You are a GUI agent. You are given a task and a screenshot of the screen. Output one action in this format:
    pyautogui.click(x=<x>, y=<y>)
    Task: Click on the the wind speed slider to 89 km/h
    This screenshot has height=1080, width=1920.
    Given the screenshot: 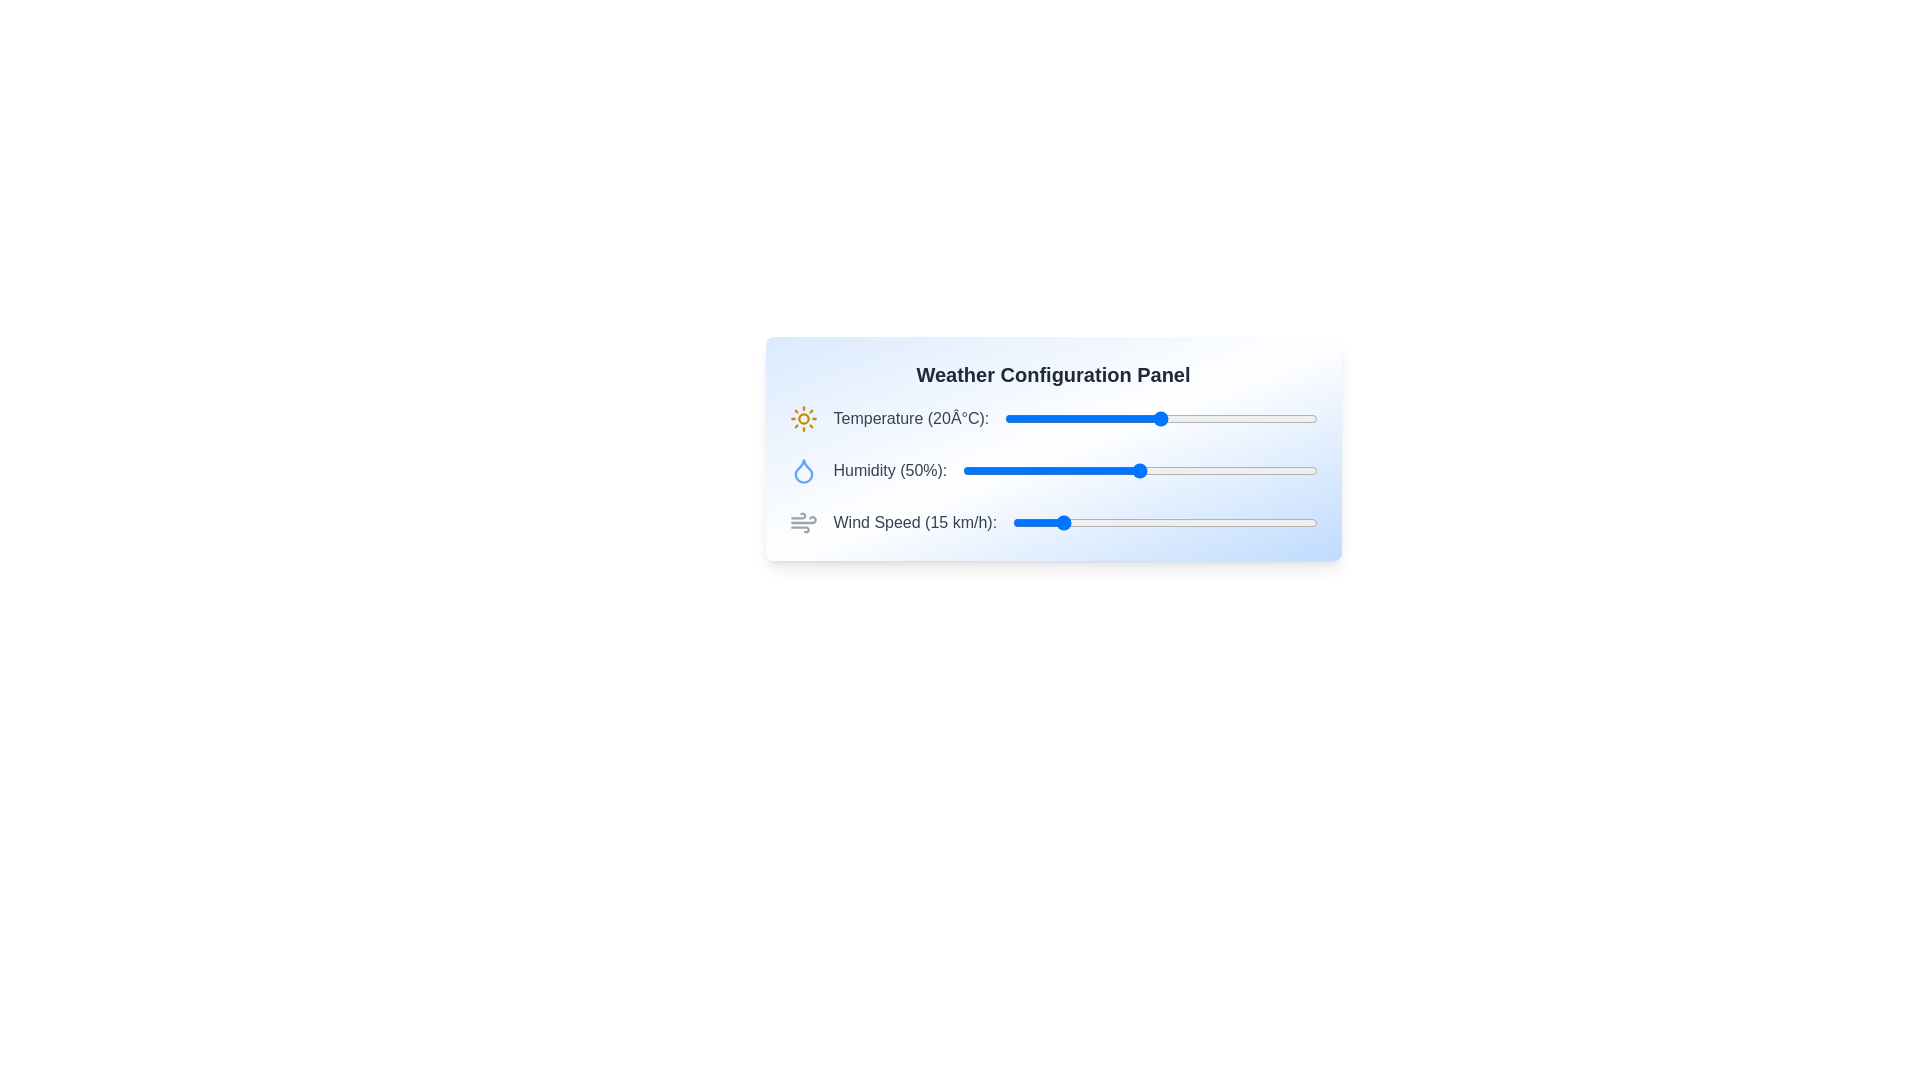 What is the action you would take?
    pyautogui.click(x=1284, y=522)
    